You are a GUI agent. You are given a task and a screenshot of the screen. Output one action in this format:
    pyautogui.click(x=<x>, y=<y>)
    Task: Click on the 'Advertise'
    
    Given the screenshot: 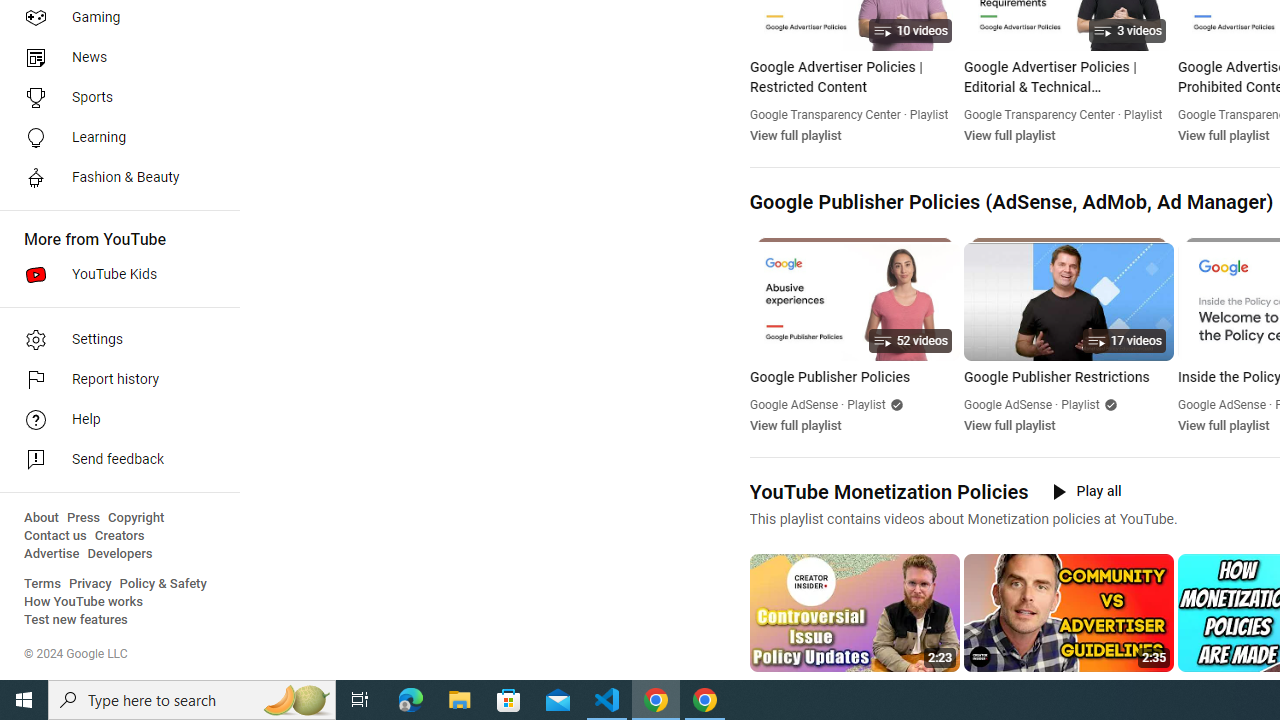 What is the action you would take?
    pyautogui.click(x=51, y=554)
    